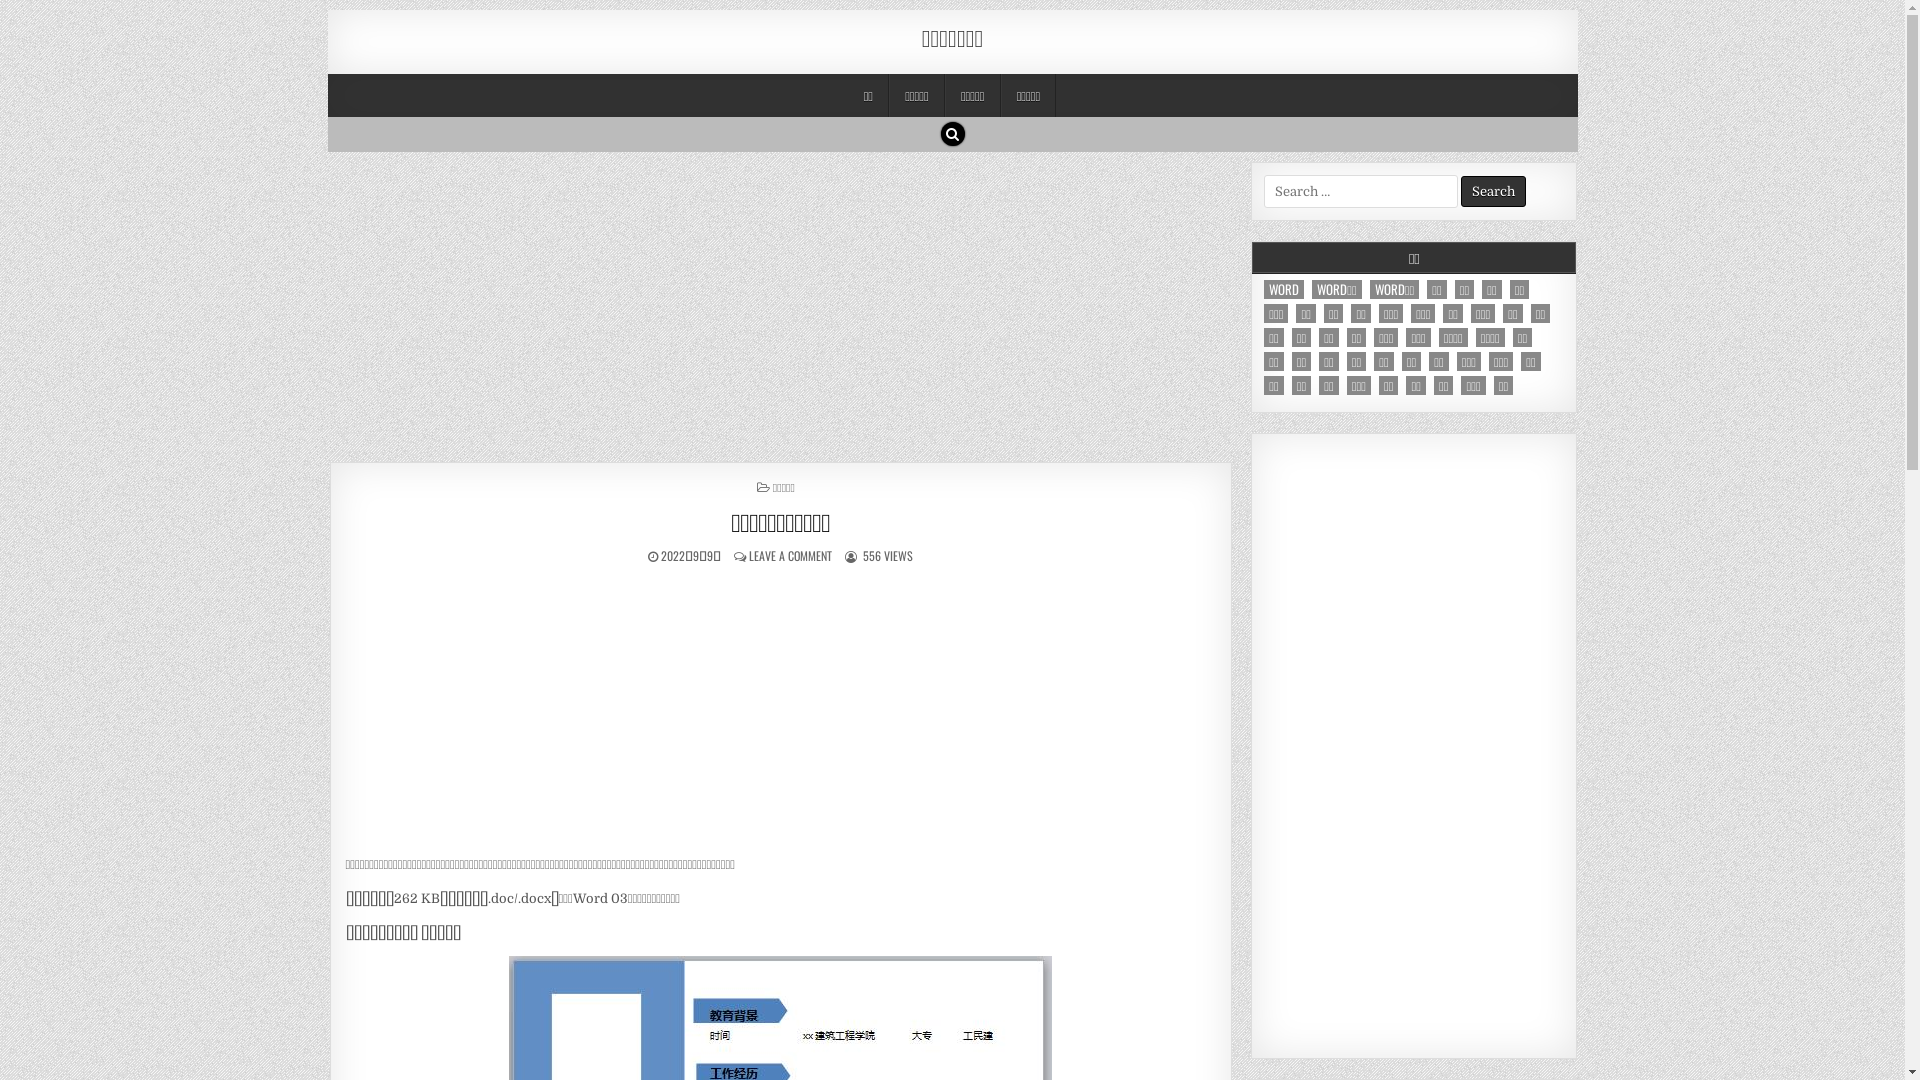 This screenshot has width=1920, height=1080. I want to click on 'Advertisement', so click(1413, 745).